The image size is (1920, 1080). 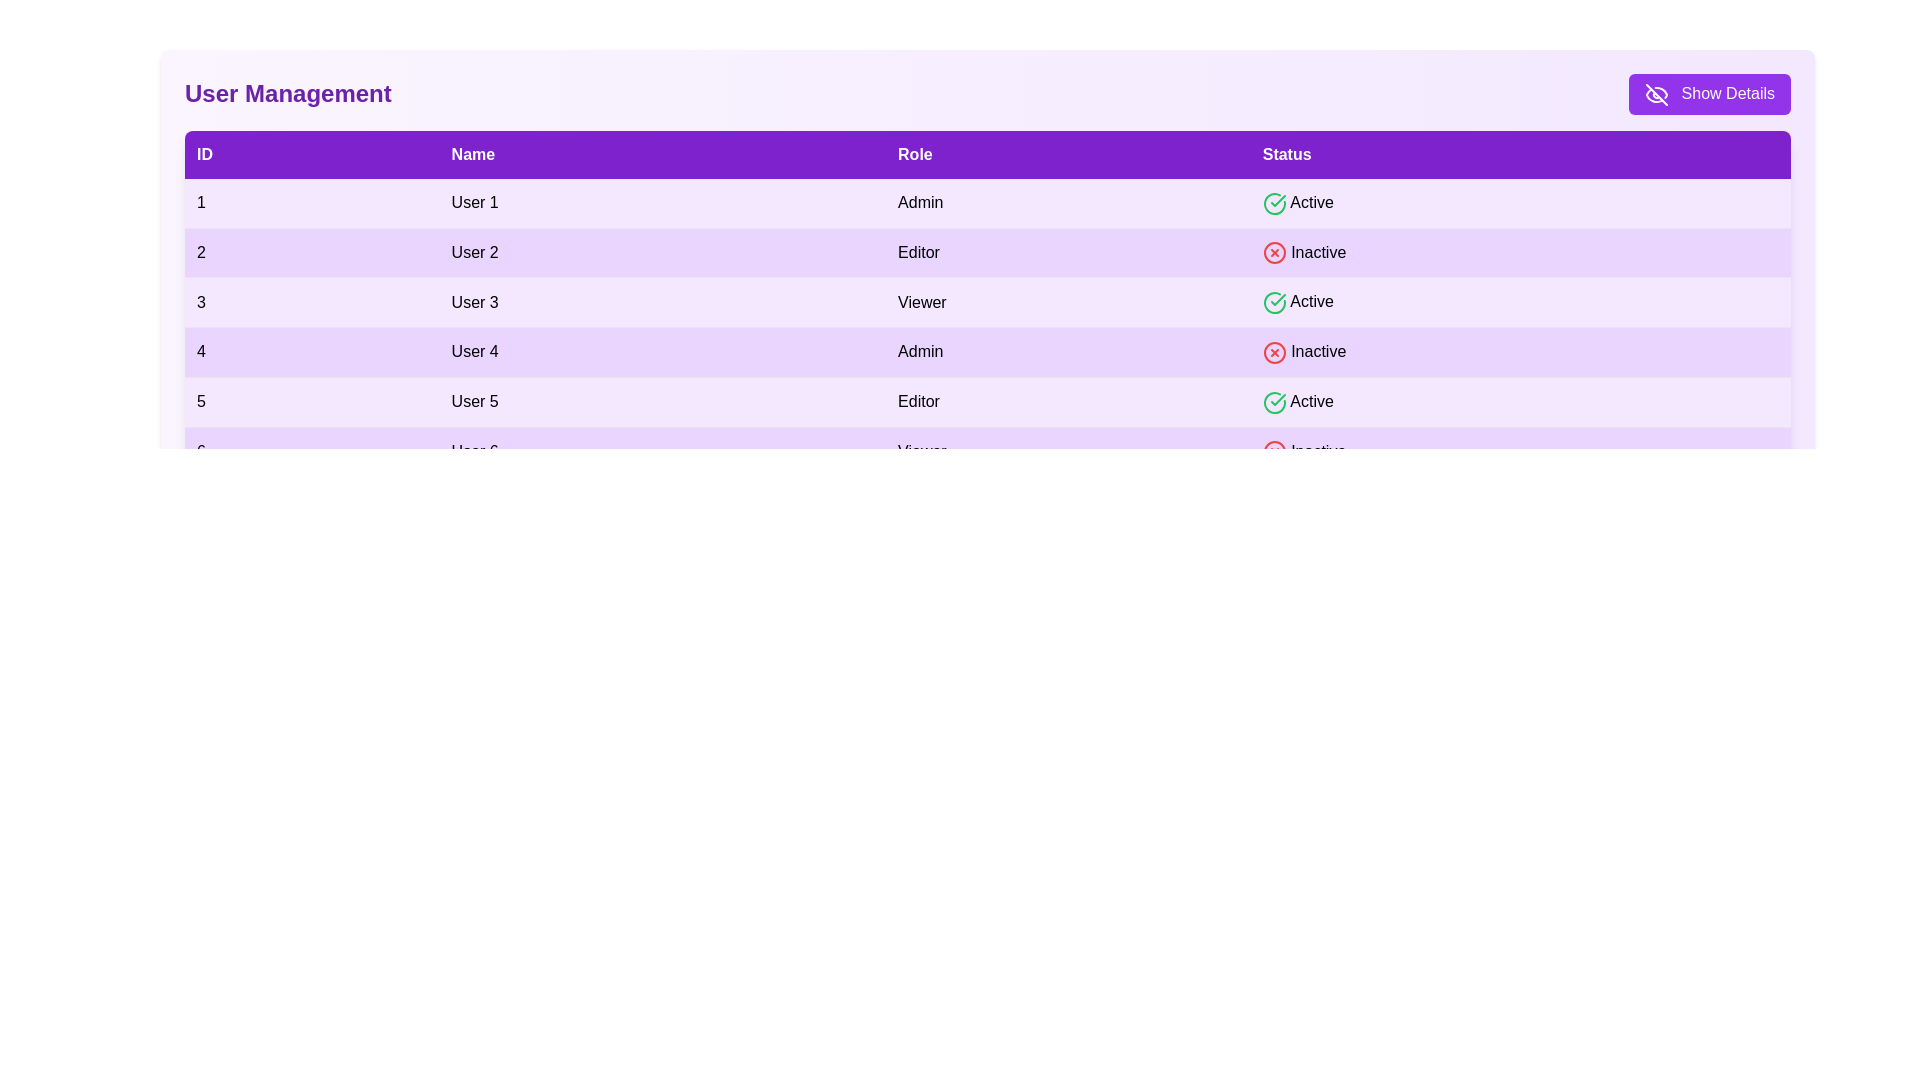 What do you see at coordinates (1520, 153) in the screenshot?
I see `the Status header to sort the table by that column` at bounding box center [1520, 153].